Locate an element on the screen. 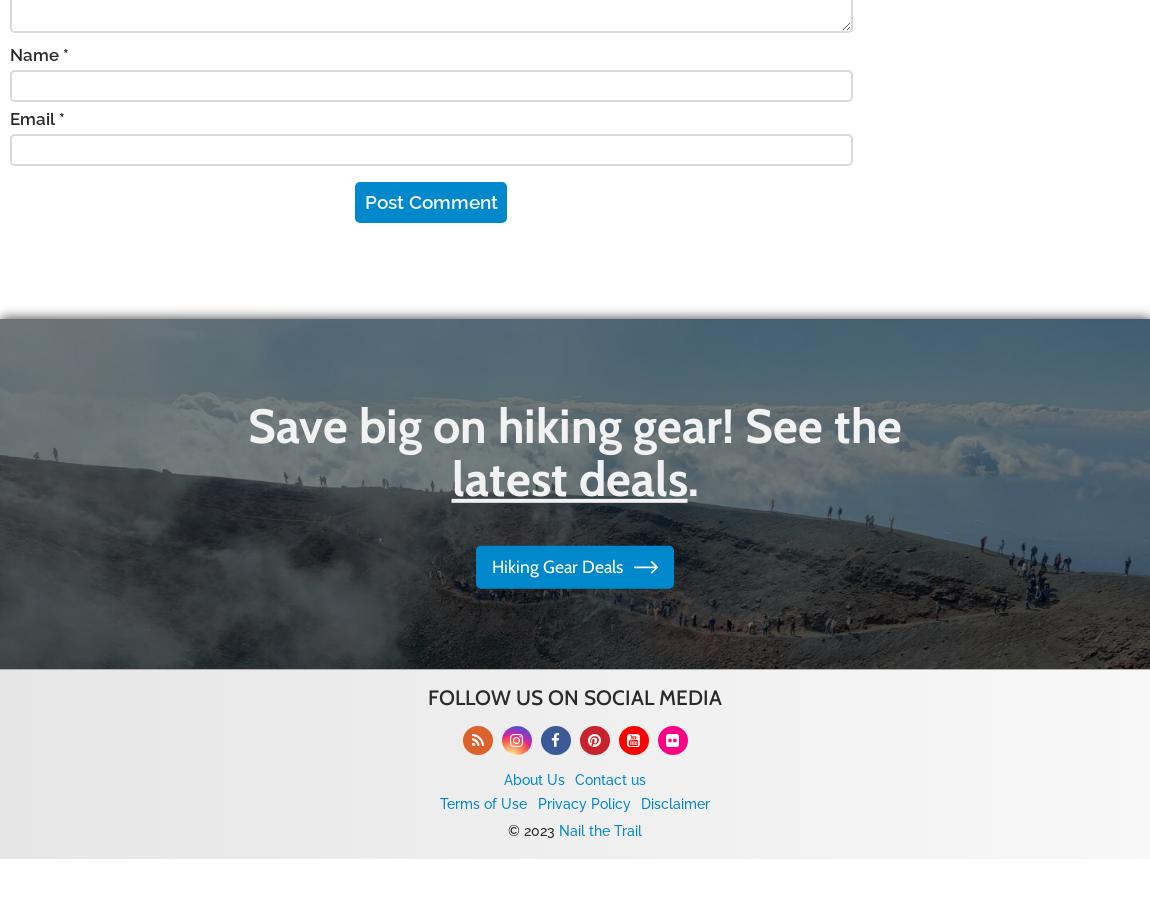  '©
          2023' is located at coordinates (533, 829).